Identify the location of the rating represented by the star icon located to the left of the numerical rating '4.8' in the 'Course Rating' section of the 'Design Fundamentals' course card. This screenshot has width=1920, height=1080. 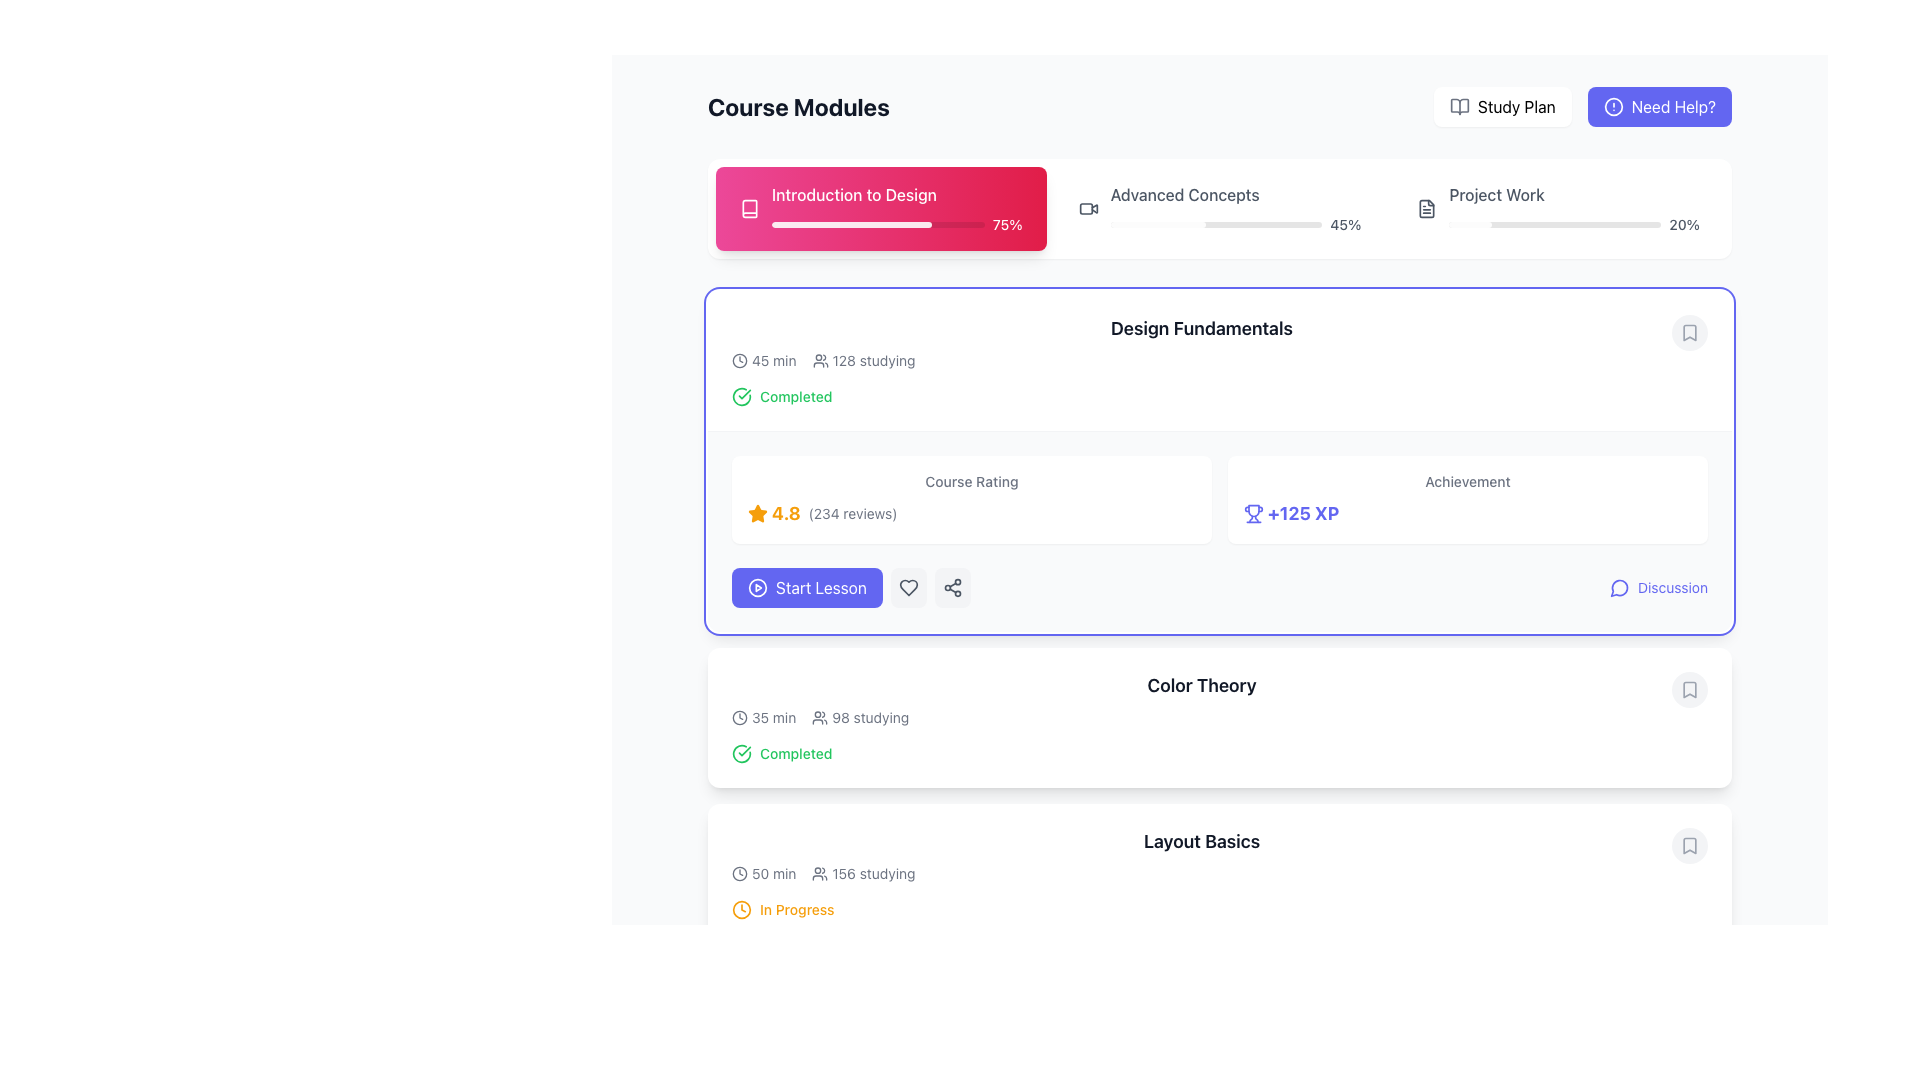
(757, 512).